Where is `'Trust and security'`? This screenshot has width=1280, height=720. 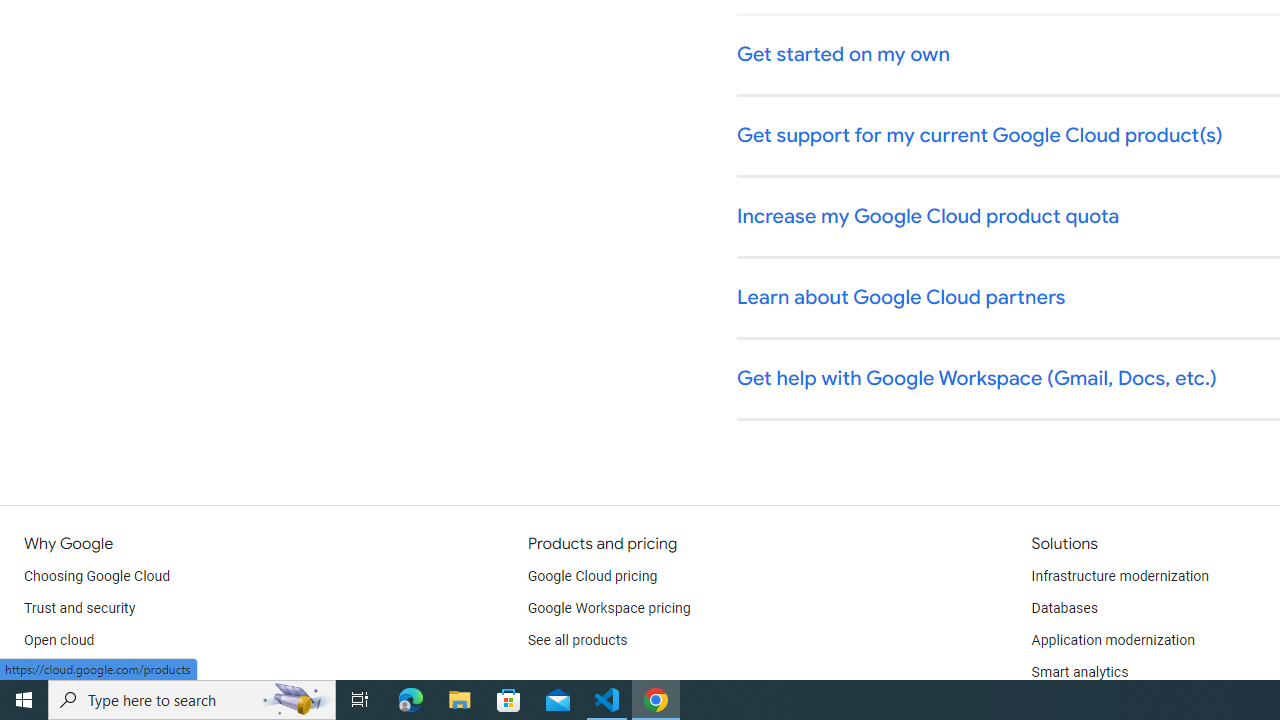
'Trust and security' is located at coordinates (80, 608).